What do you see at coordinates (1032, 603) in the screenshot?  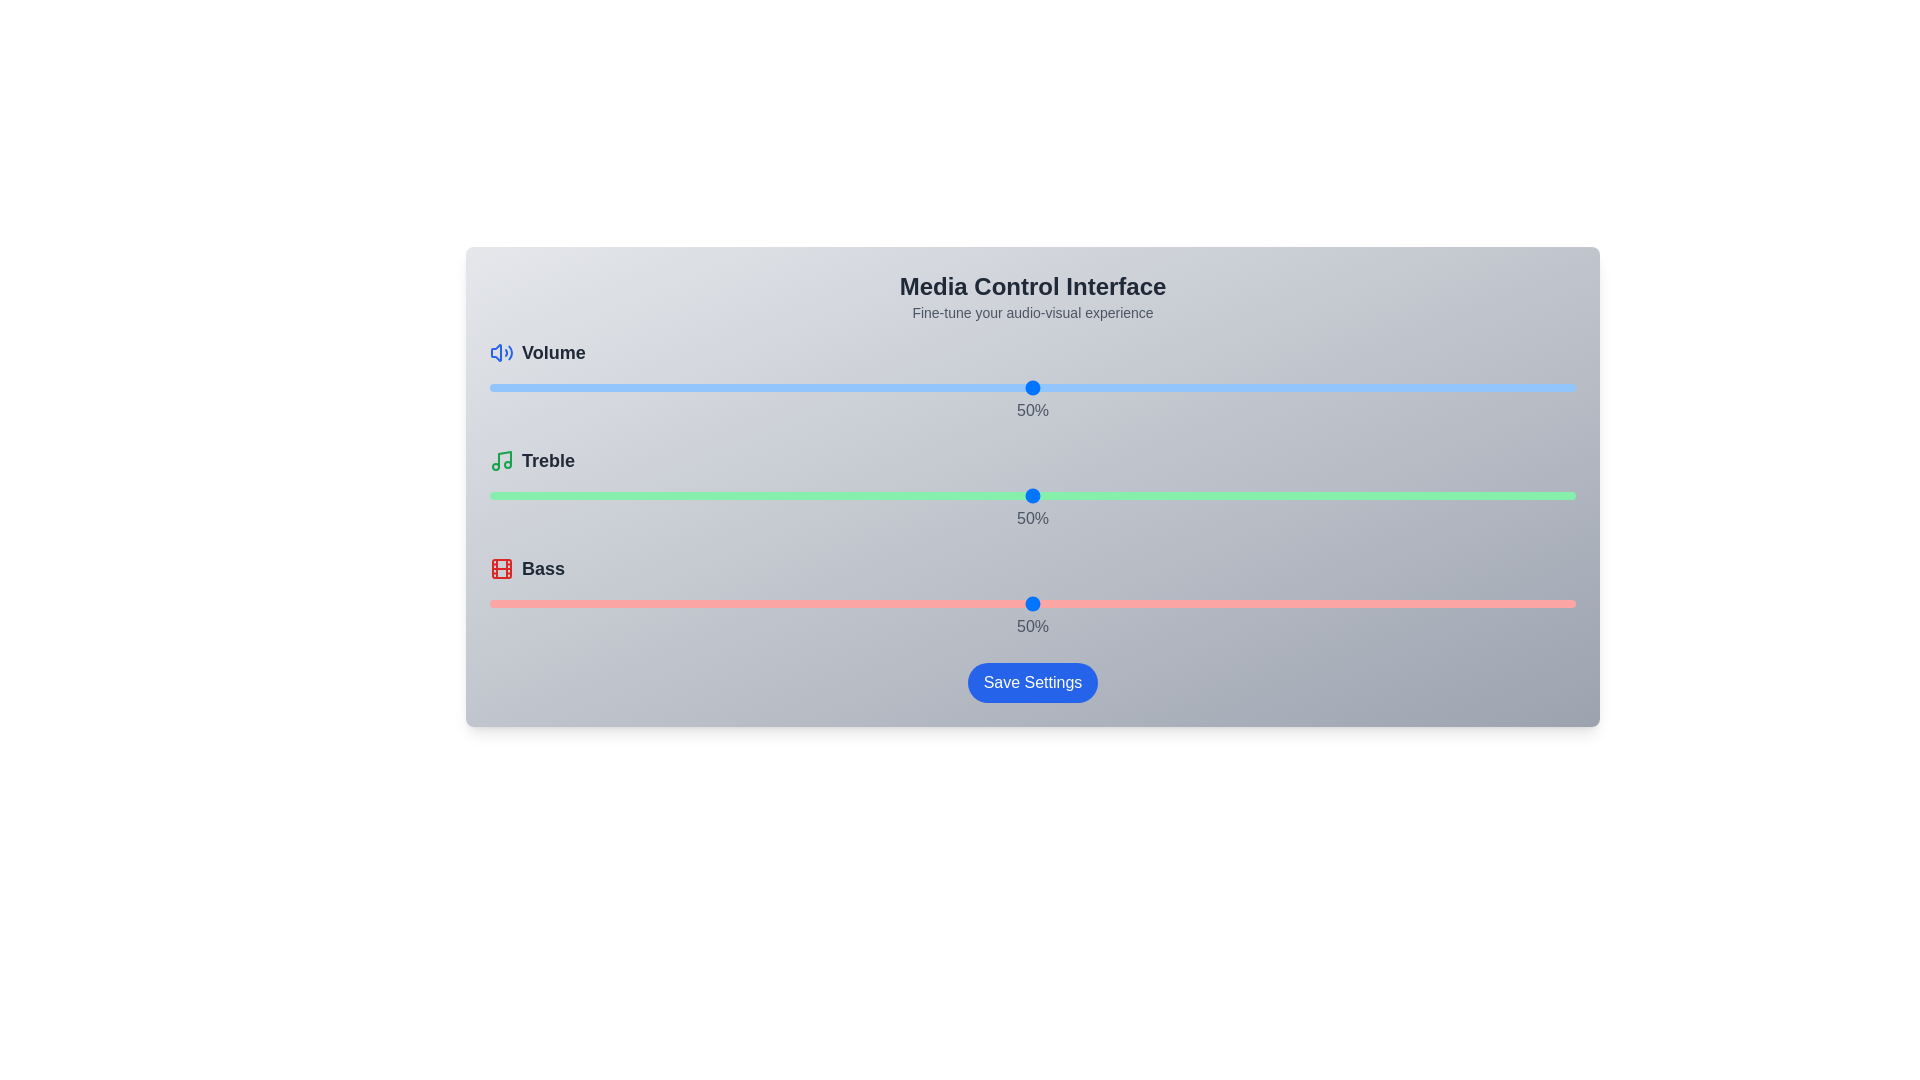 I see `the position along the 'Bass' range slider, which is styled with a red background and is the third slider in a vertical sequence, to adjust its value` at bounding box center [1032, 603].